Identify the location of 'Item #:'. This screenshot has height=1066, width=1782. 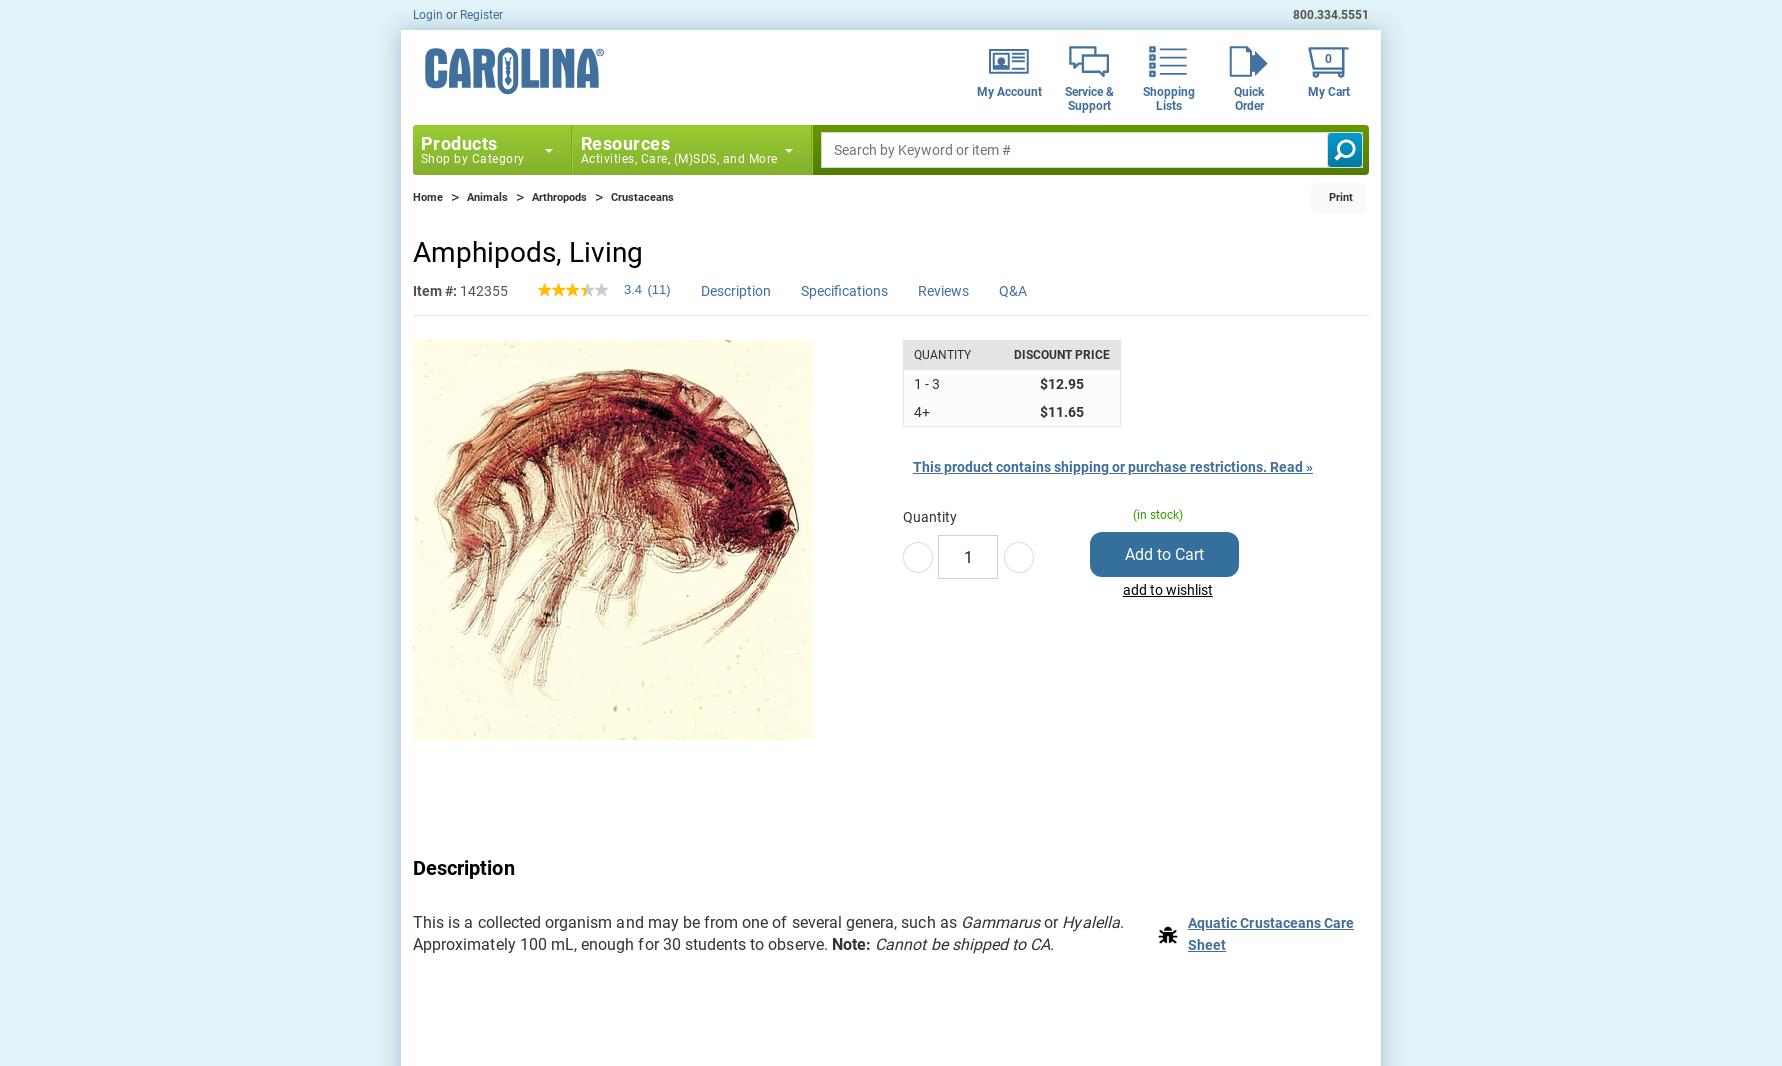
(434, 291).